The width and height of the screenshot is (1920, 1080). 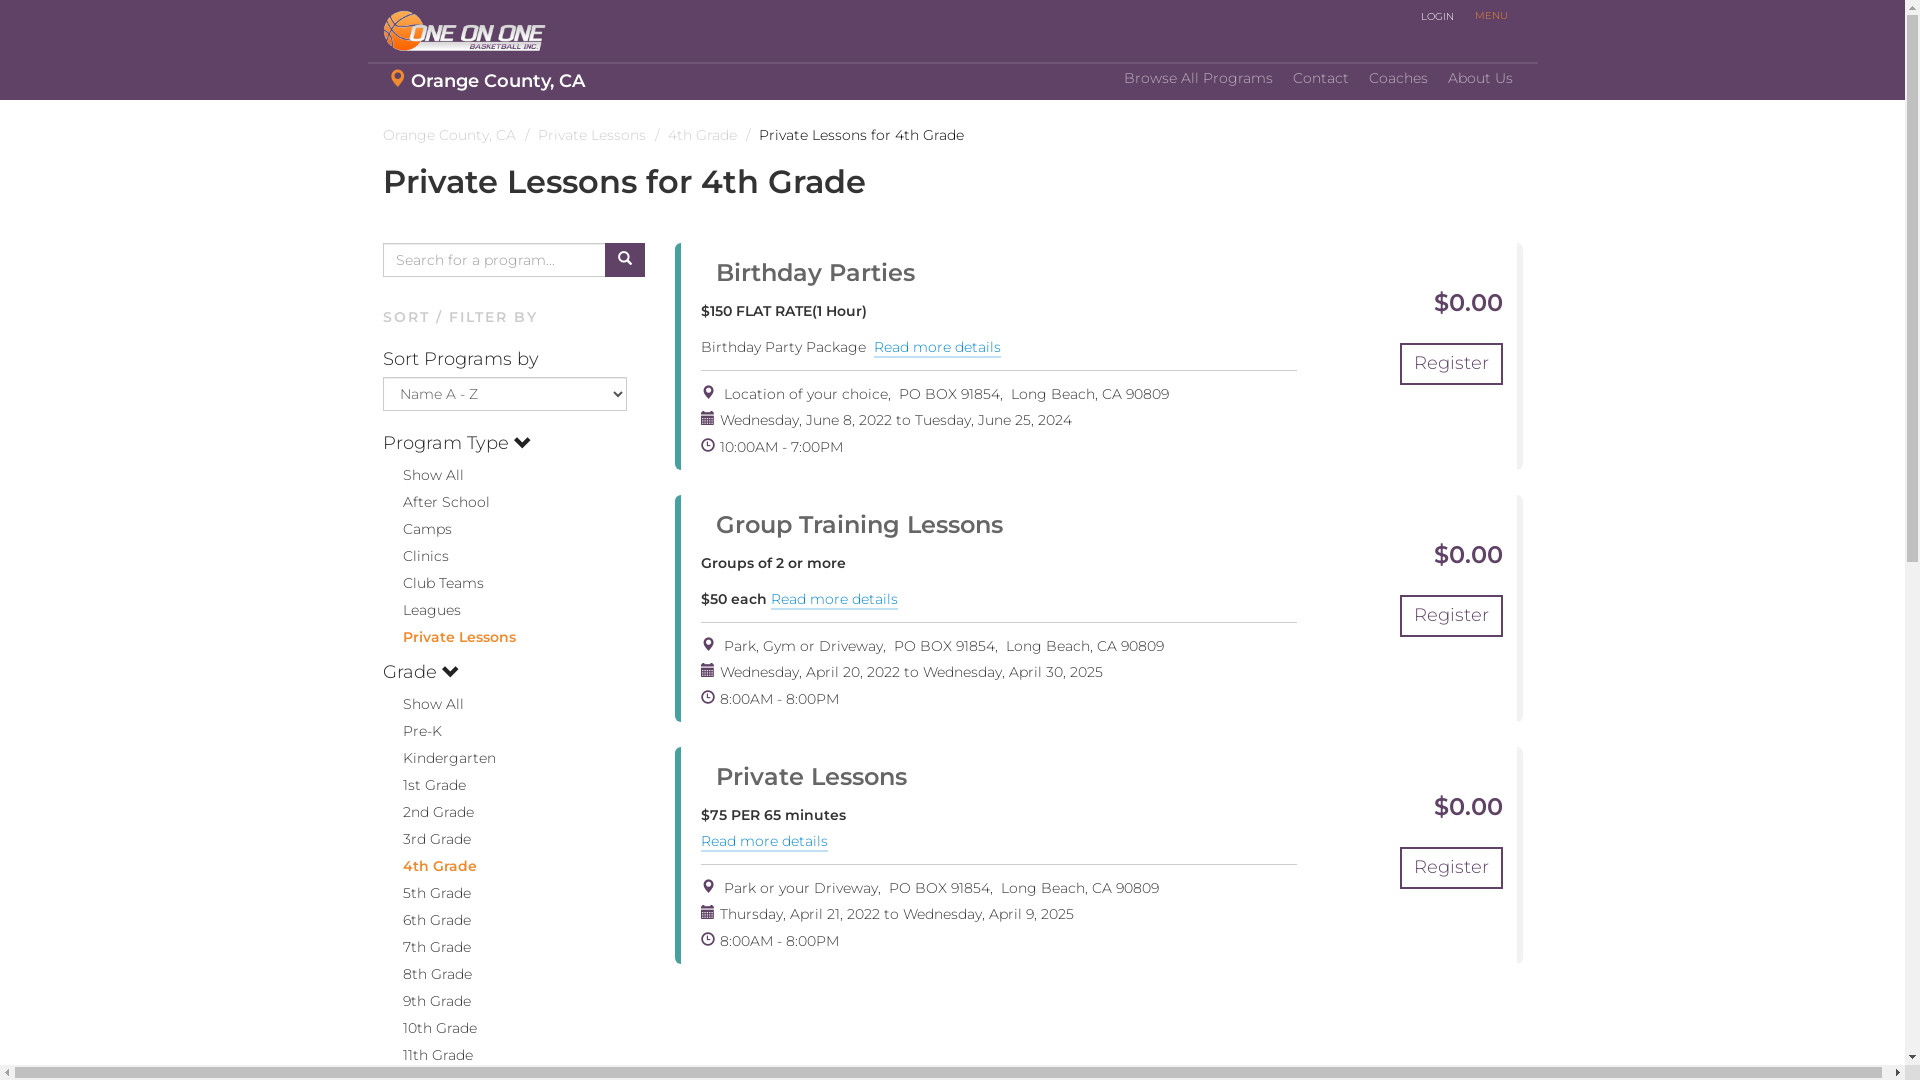 What do you see at coordinates (437, 758) in the screenshot?
I see `'Kindergarten'` at bounding box center [437, 758].